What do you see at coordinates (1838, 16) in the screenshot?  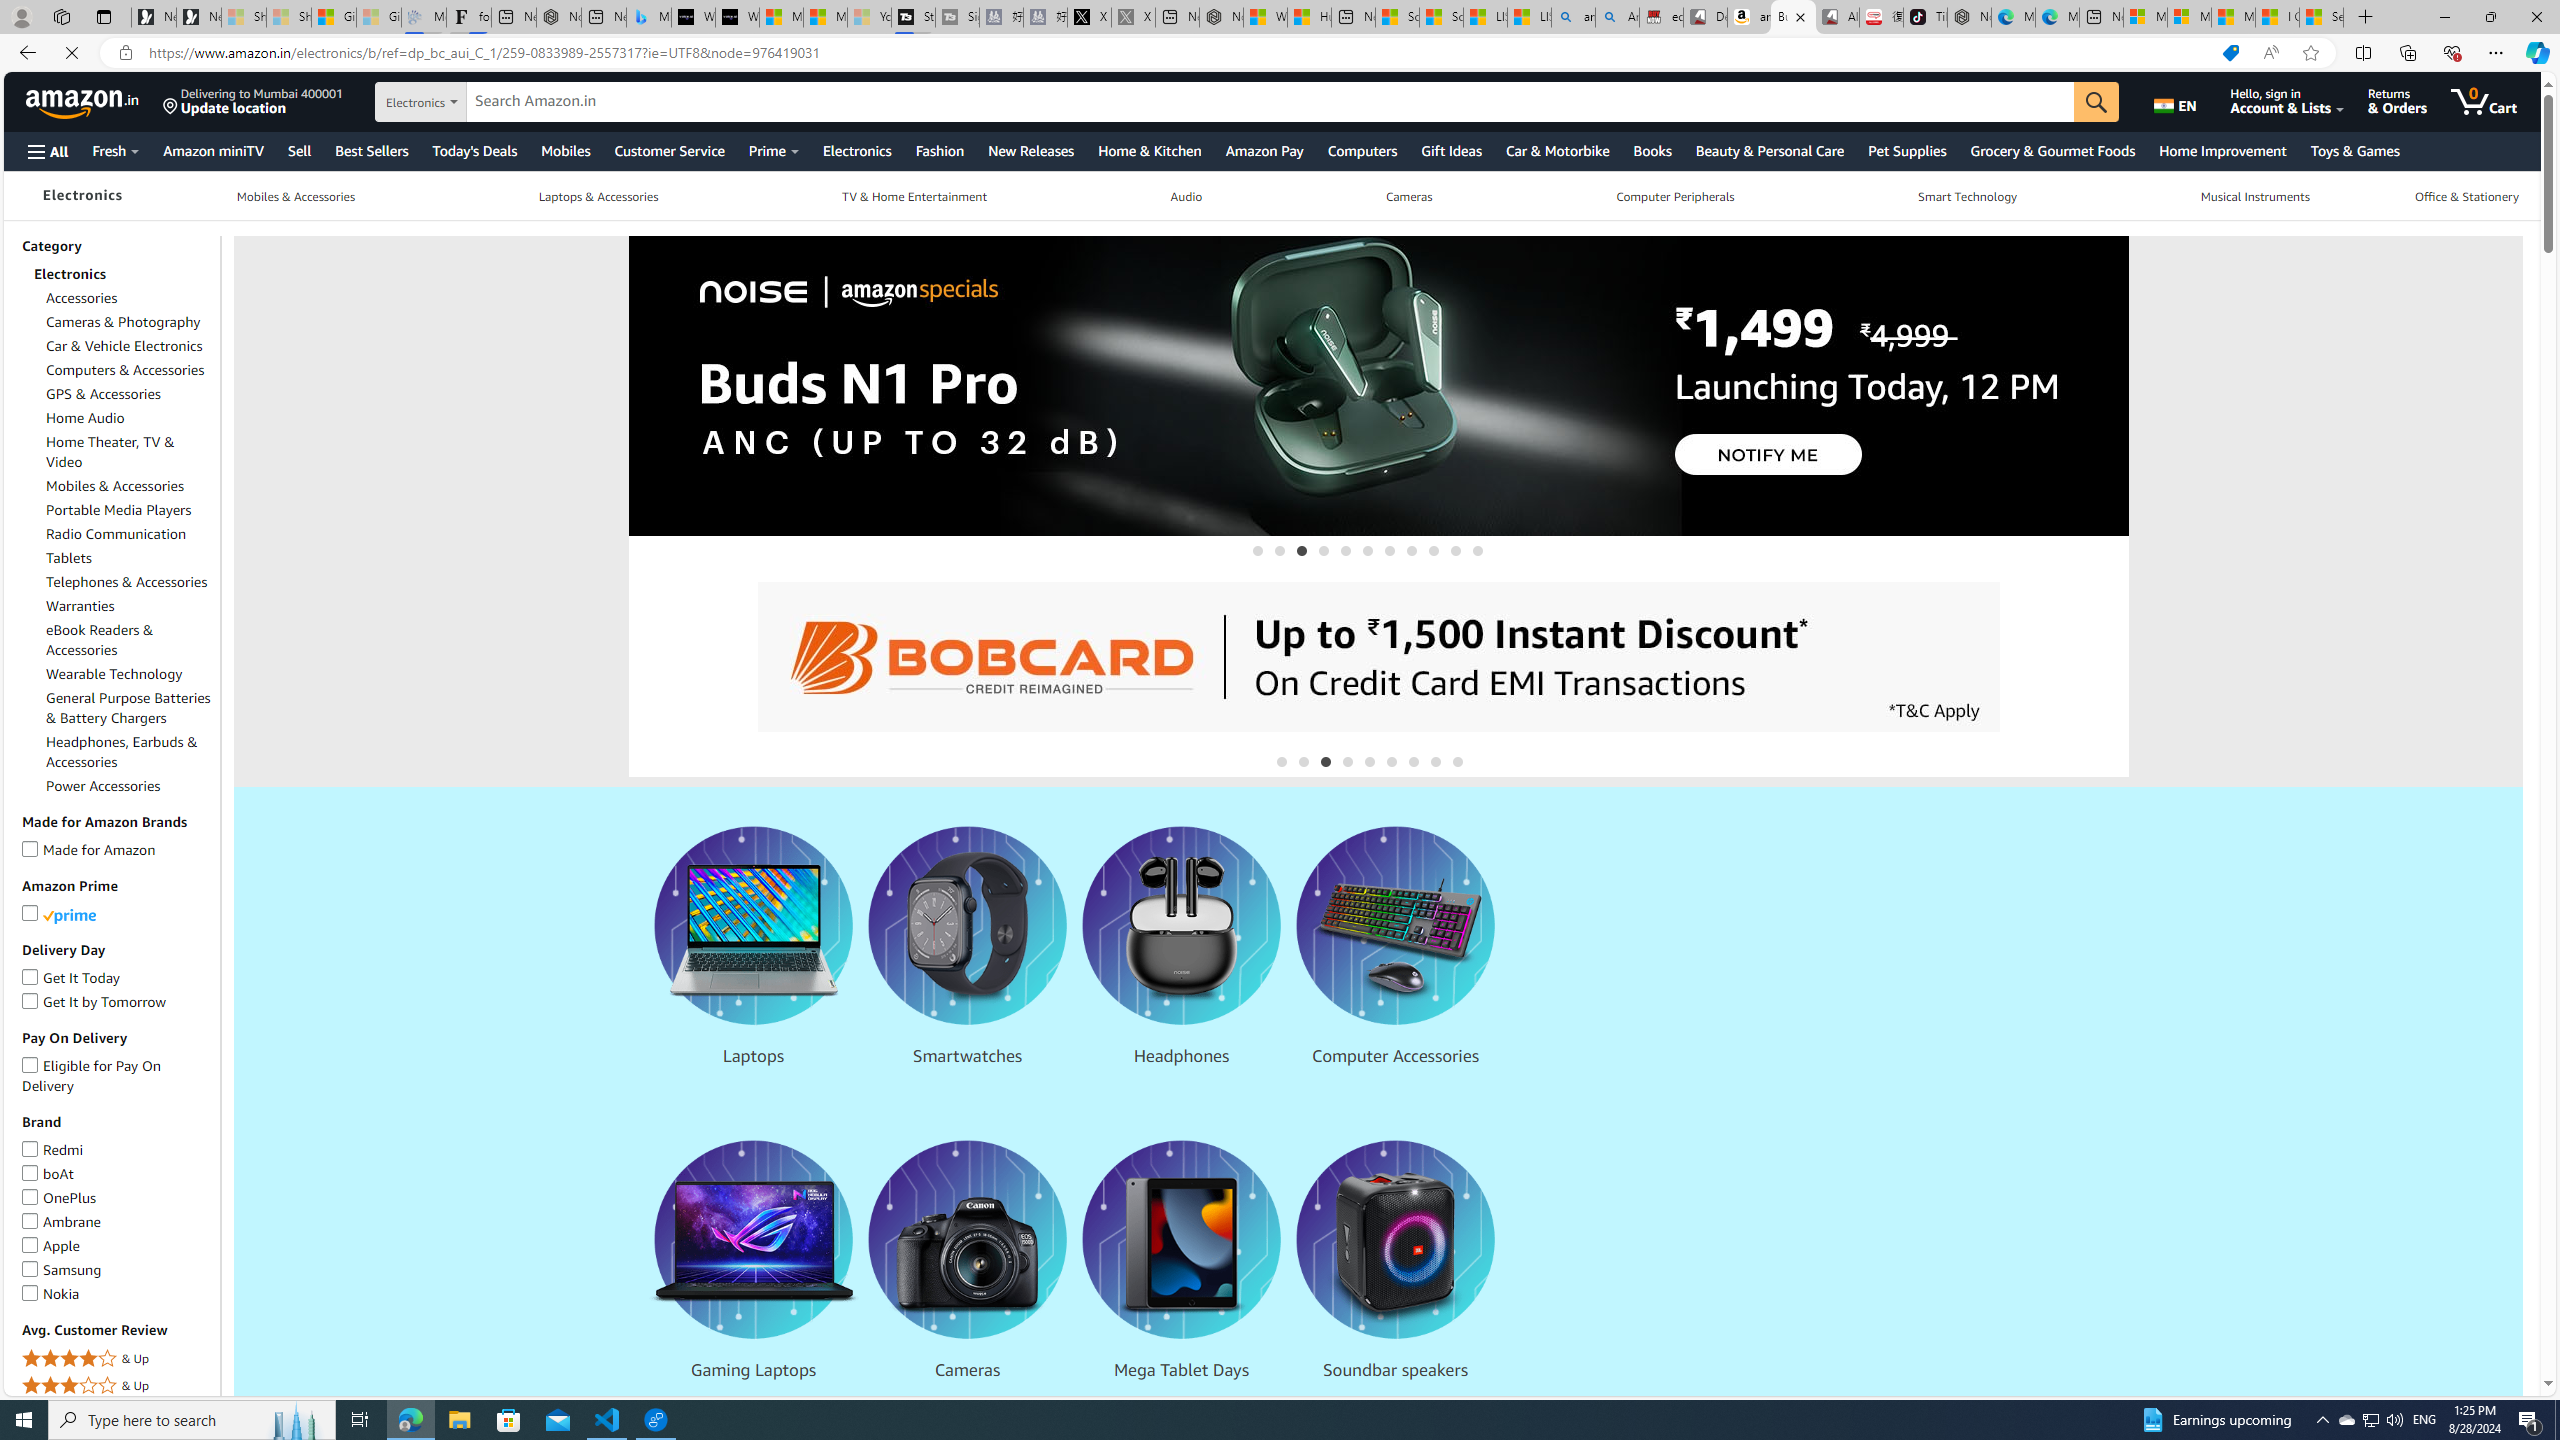 I see `'All Cubot phones'` at bounding box center [1838, 16].